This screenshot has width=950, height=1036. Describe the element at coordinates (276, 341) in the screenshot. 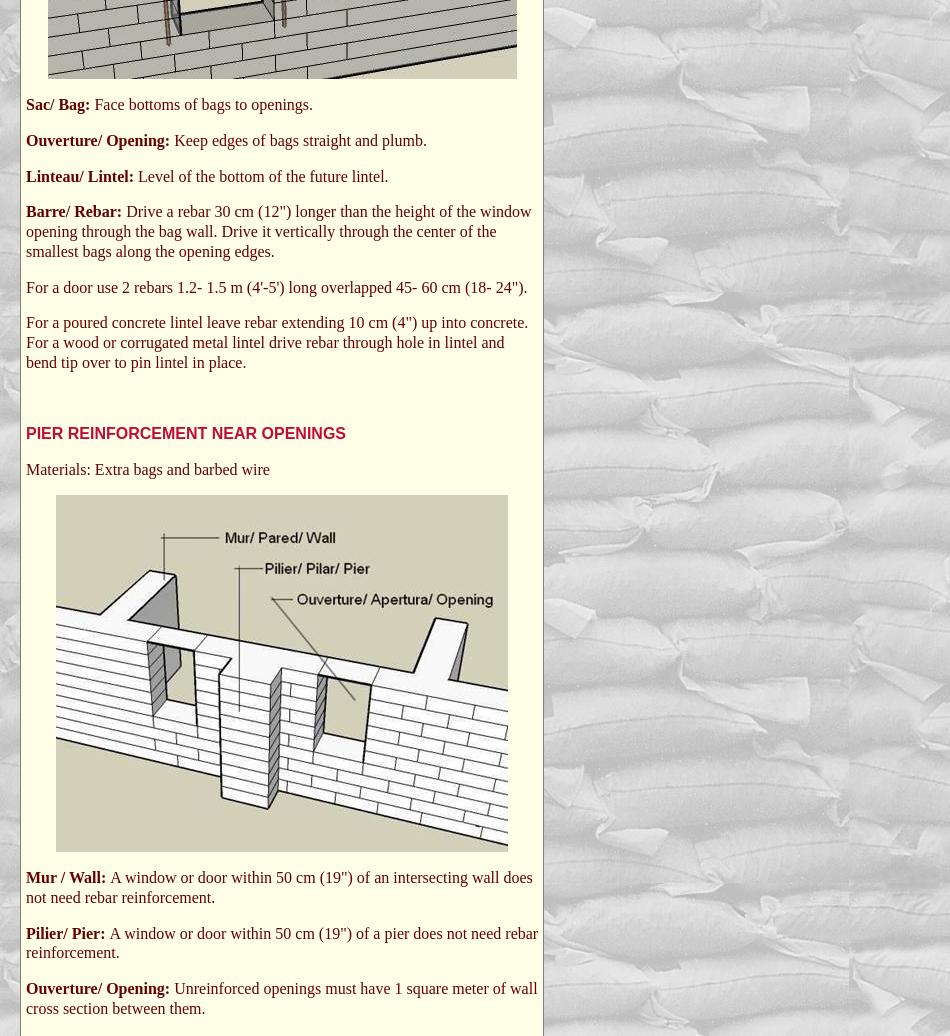

I see `'For a poured concrete lintel leave rebar extending 10 cm (4") up into concrete. For a wood or corrugated metal lintel drive rebar through hole in lintel and bend tip over to pin lintel in place.'` at that location.